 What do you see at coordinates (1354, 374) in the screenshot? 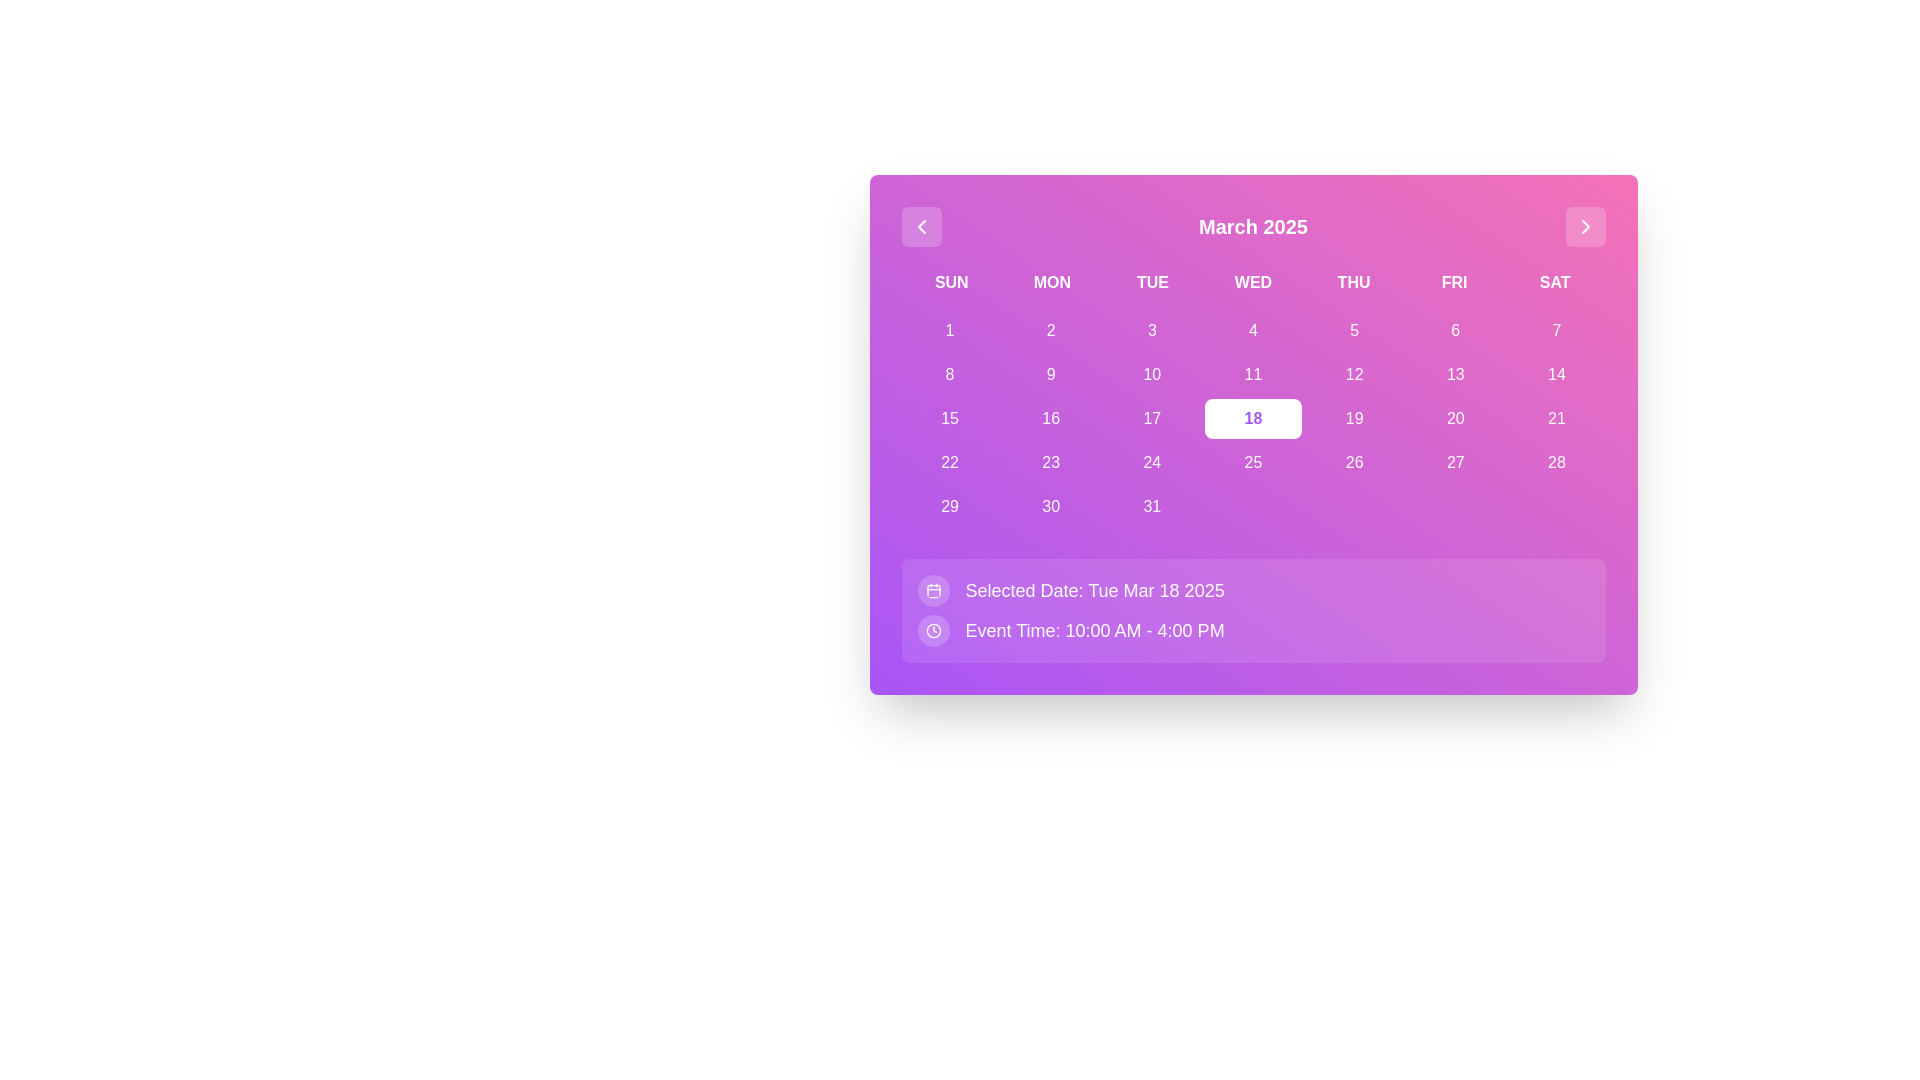
I see `the date '12' button located` at bounding box center [1354, 374].